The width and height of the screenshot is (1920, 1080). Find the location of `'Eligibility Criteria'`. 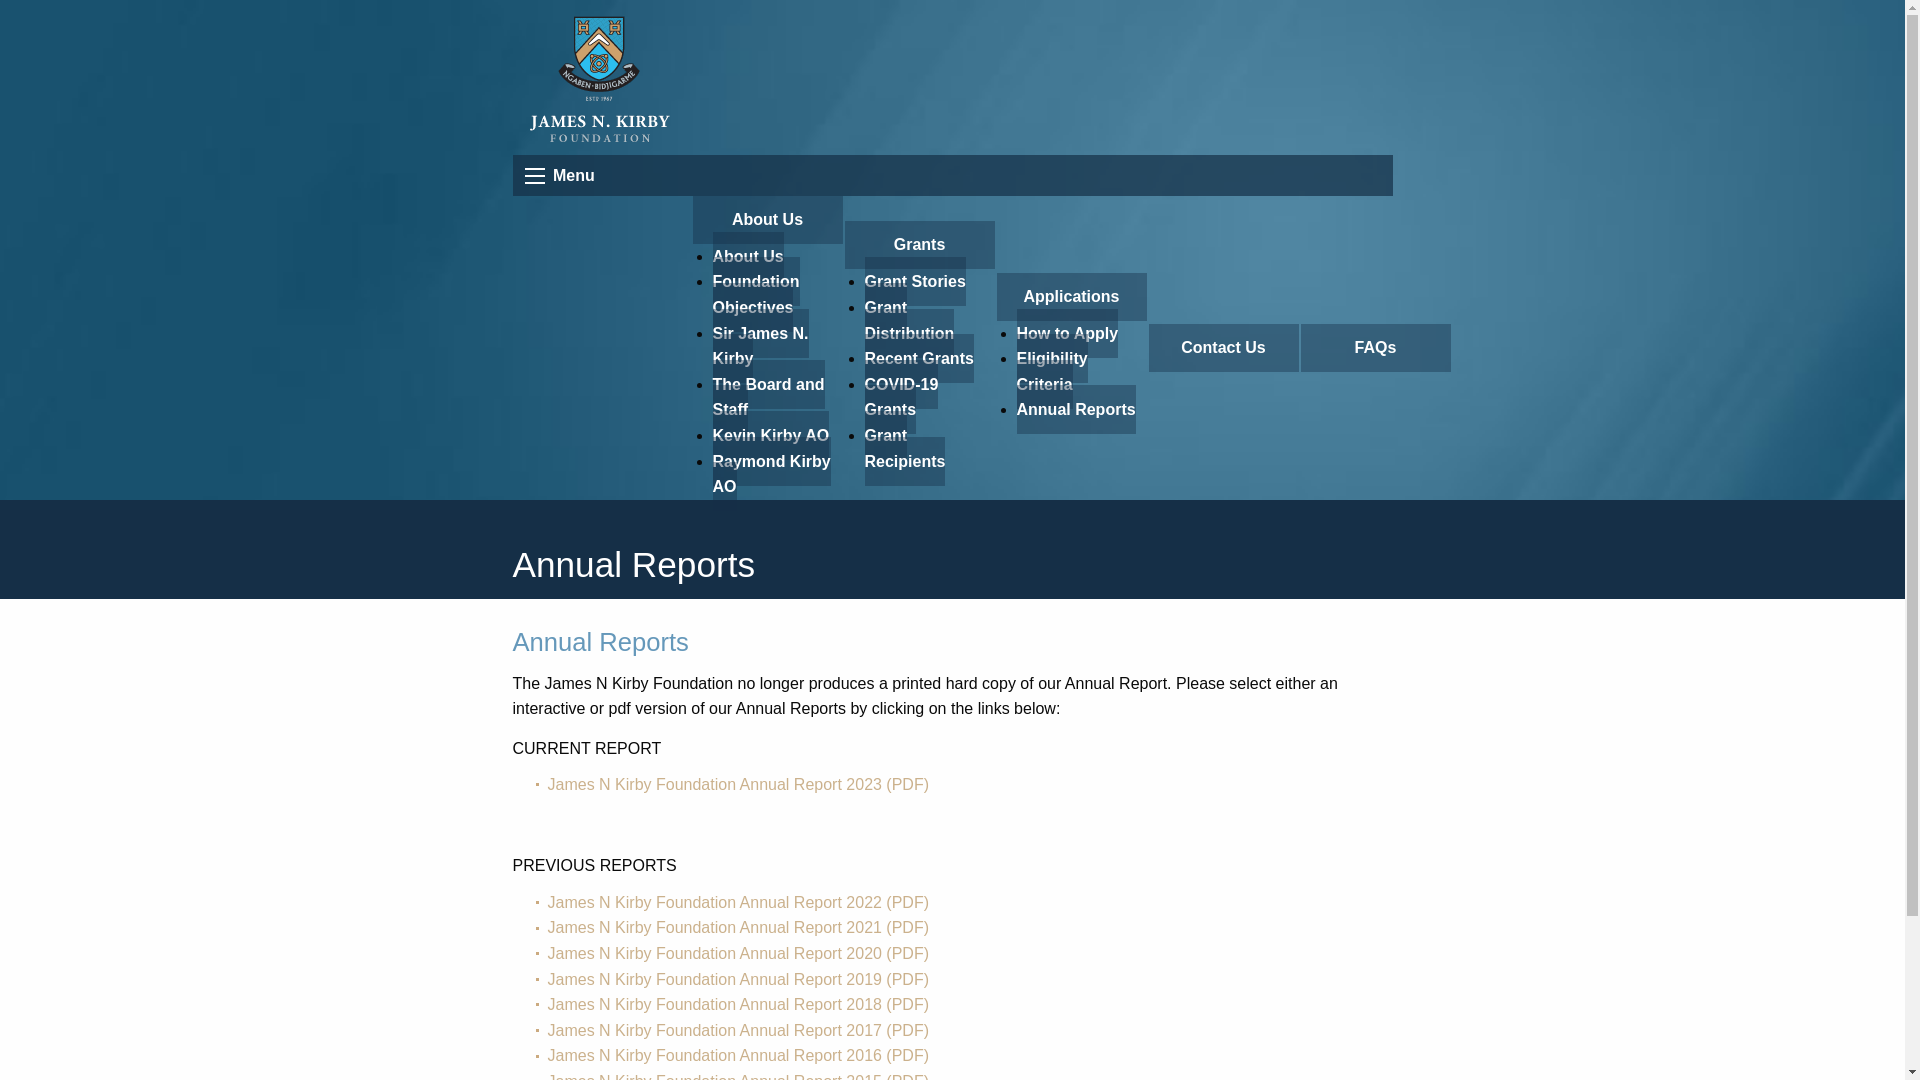

'Eligibility Criteria' is located at coordinates (1050, 371).